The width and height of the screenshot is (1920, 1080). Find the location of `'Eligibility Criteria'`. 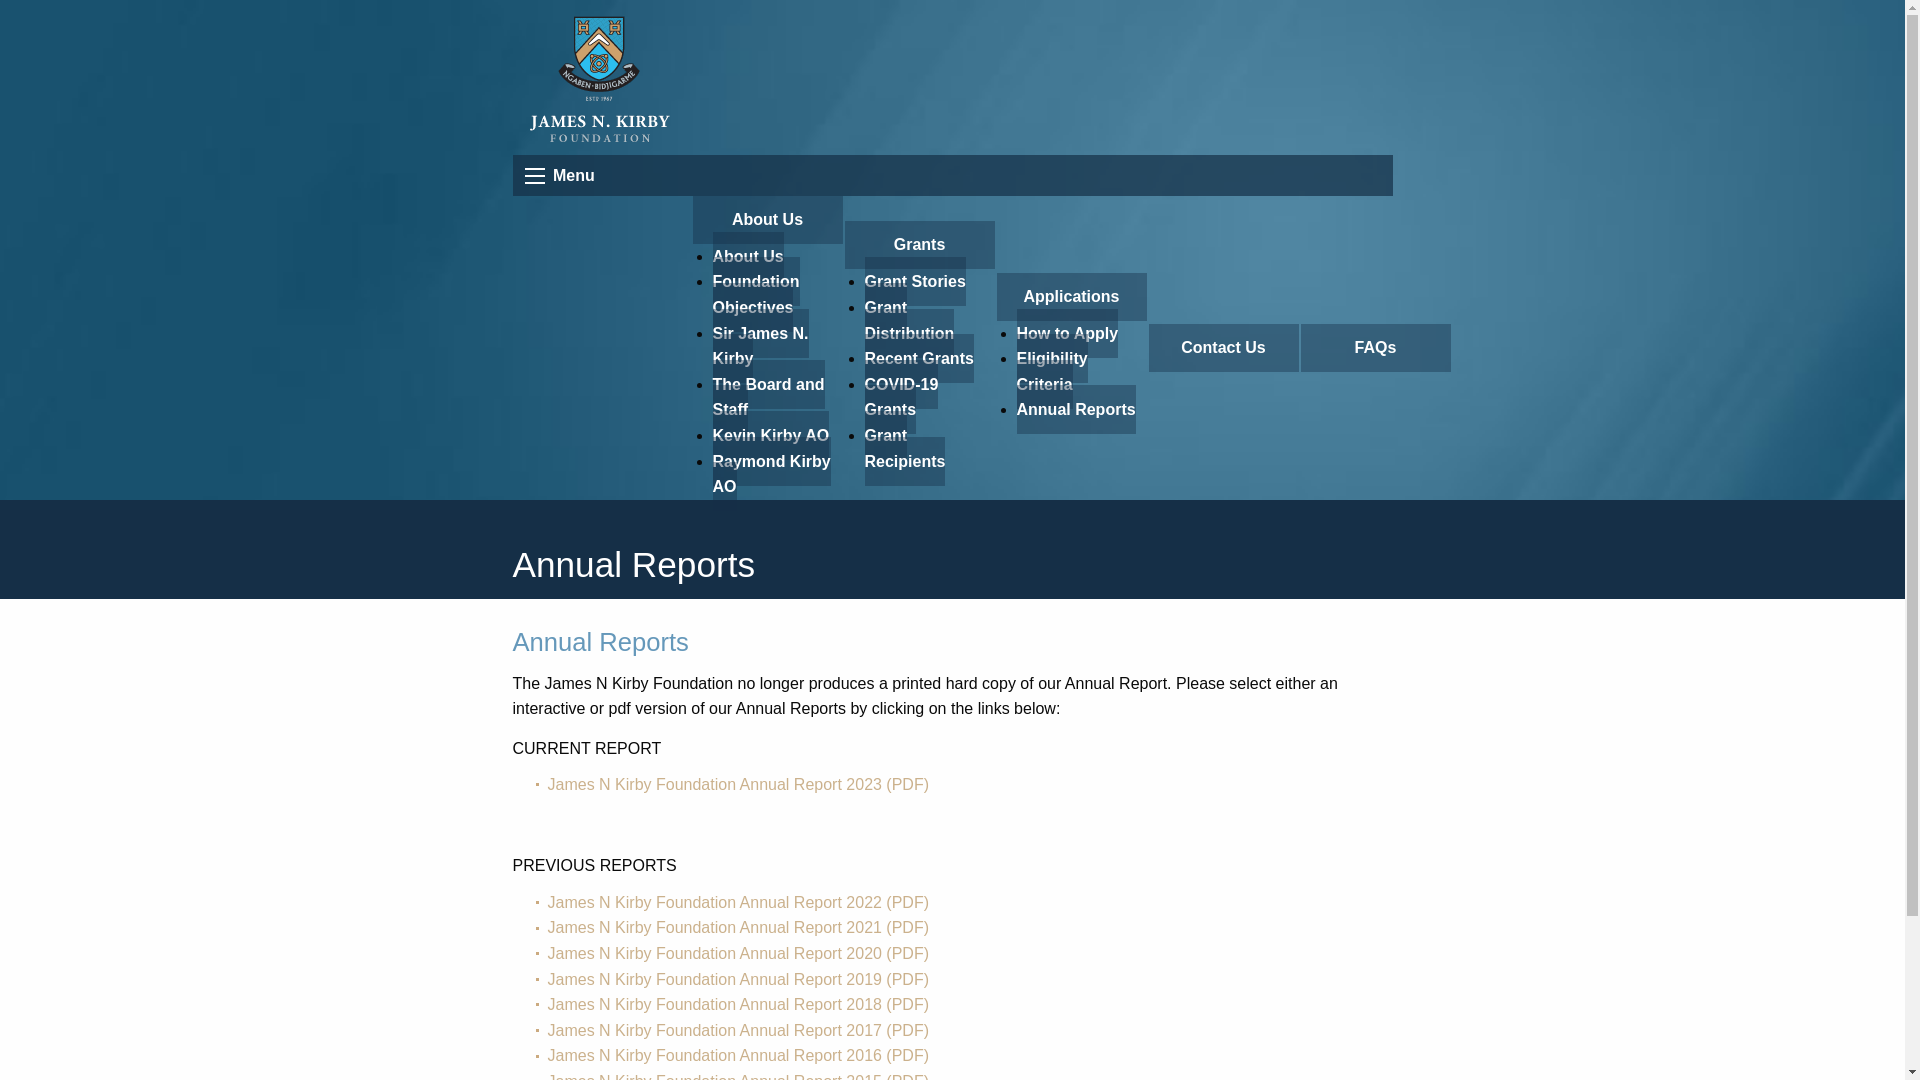

'Eligibility Criteria' is located at coordinates (1050, 371).